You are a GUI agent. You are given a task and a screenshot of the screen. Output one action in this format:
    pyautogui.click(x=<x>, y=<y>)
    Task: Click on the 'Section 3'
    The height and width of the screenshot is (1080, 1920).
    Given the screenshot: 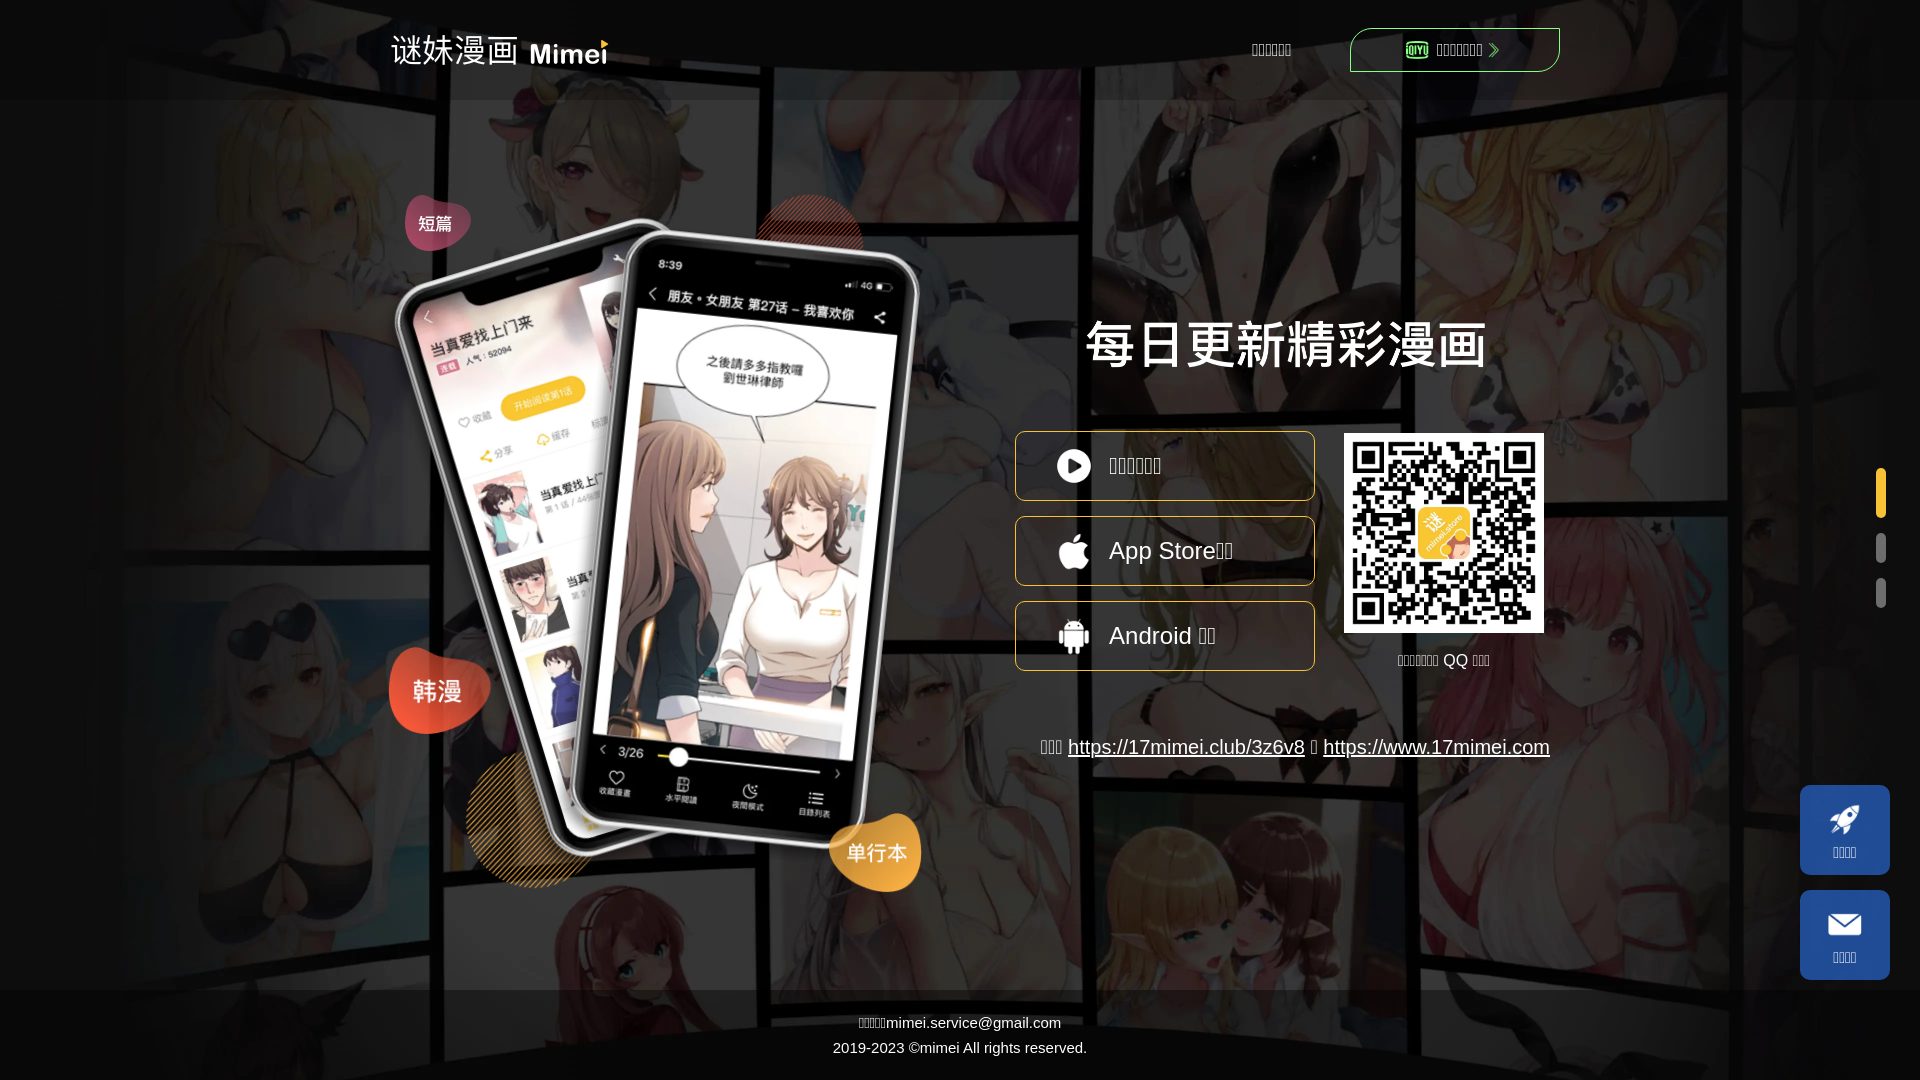 What is the action you would take?
    pyautogui.click(x=1876, y=593)
    